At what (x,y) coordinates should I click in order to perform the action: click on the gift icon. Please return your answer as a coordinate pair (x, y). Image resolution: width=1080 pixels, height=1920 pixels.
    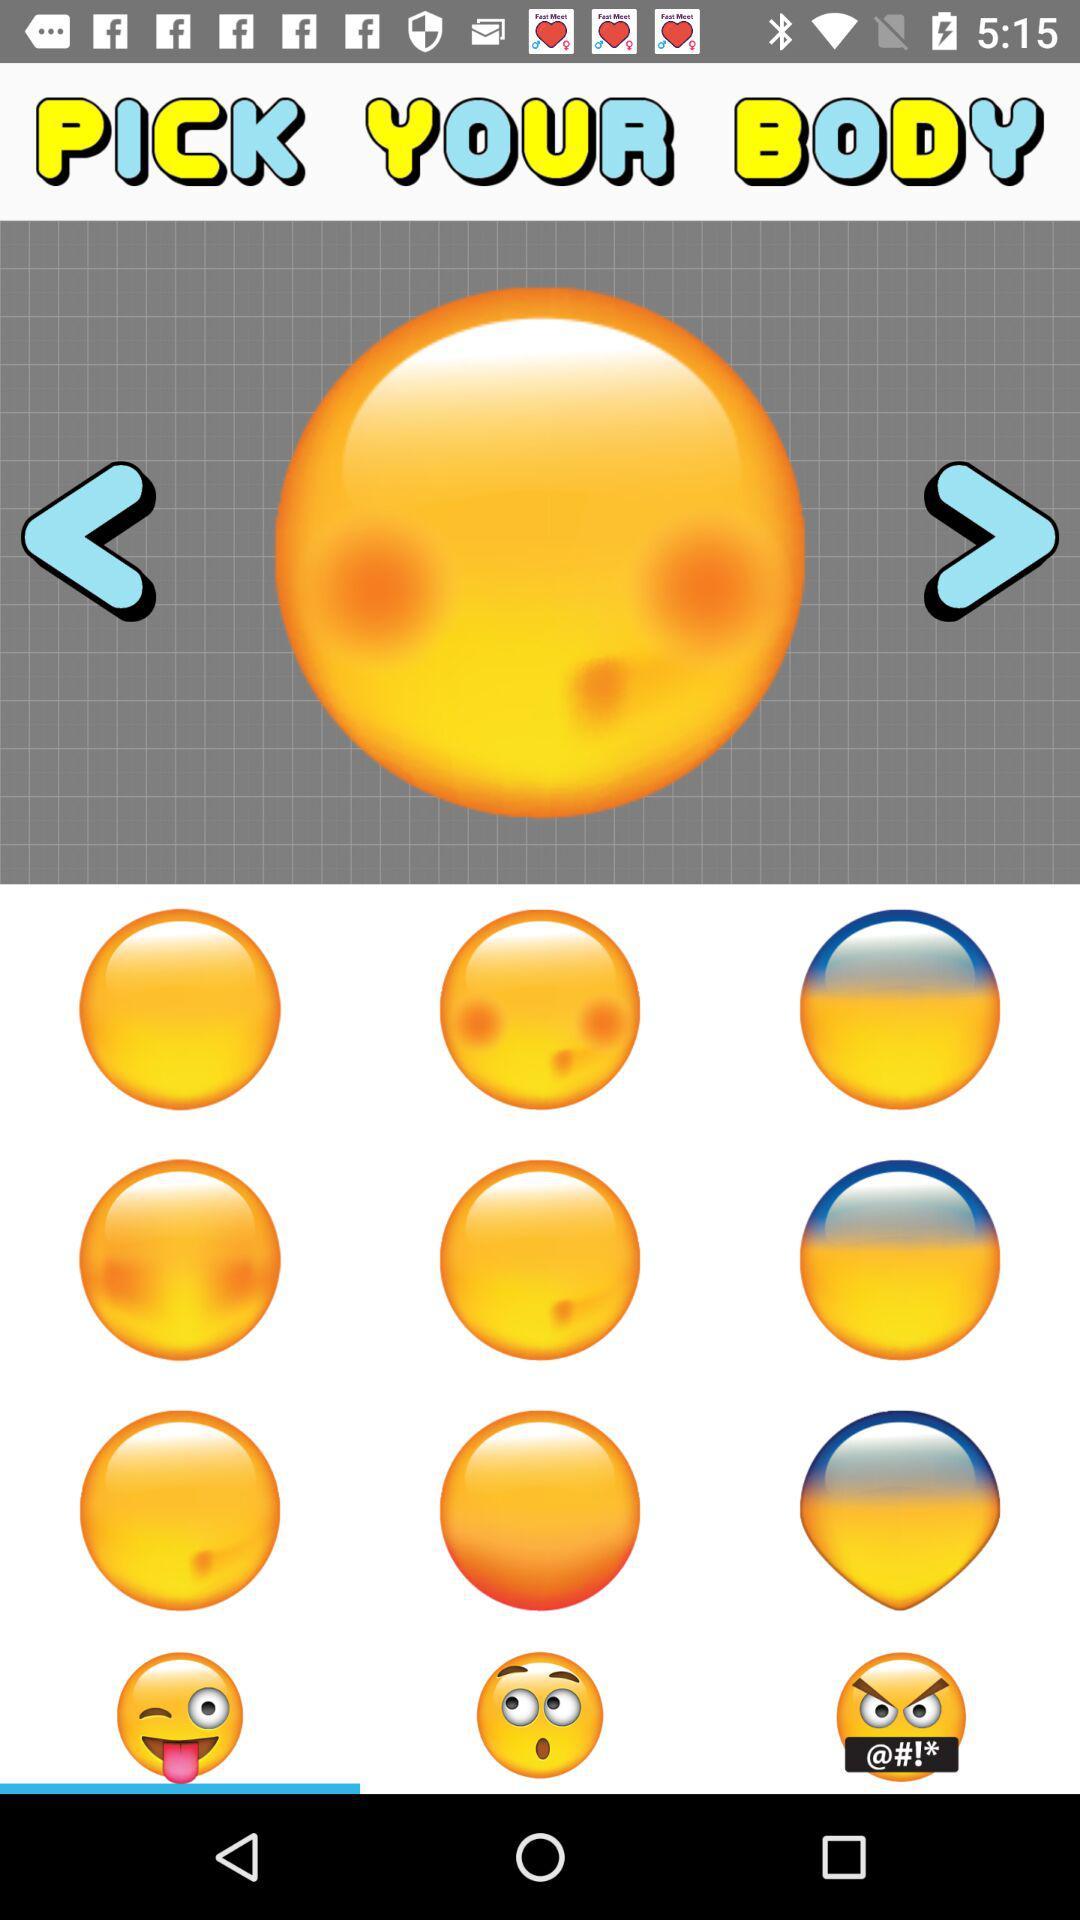
    Looking at the image, I should click on (898, 1714).